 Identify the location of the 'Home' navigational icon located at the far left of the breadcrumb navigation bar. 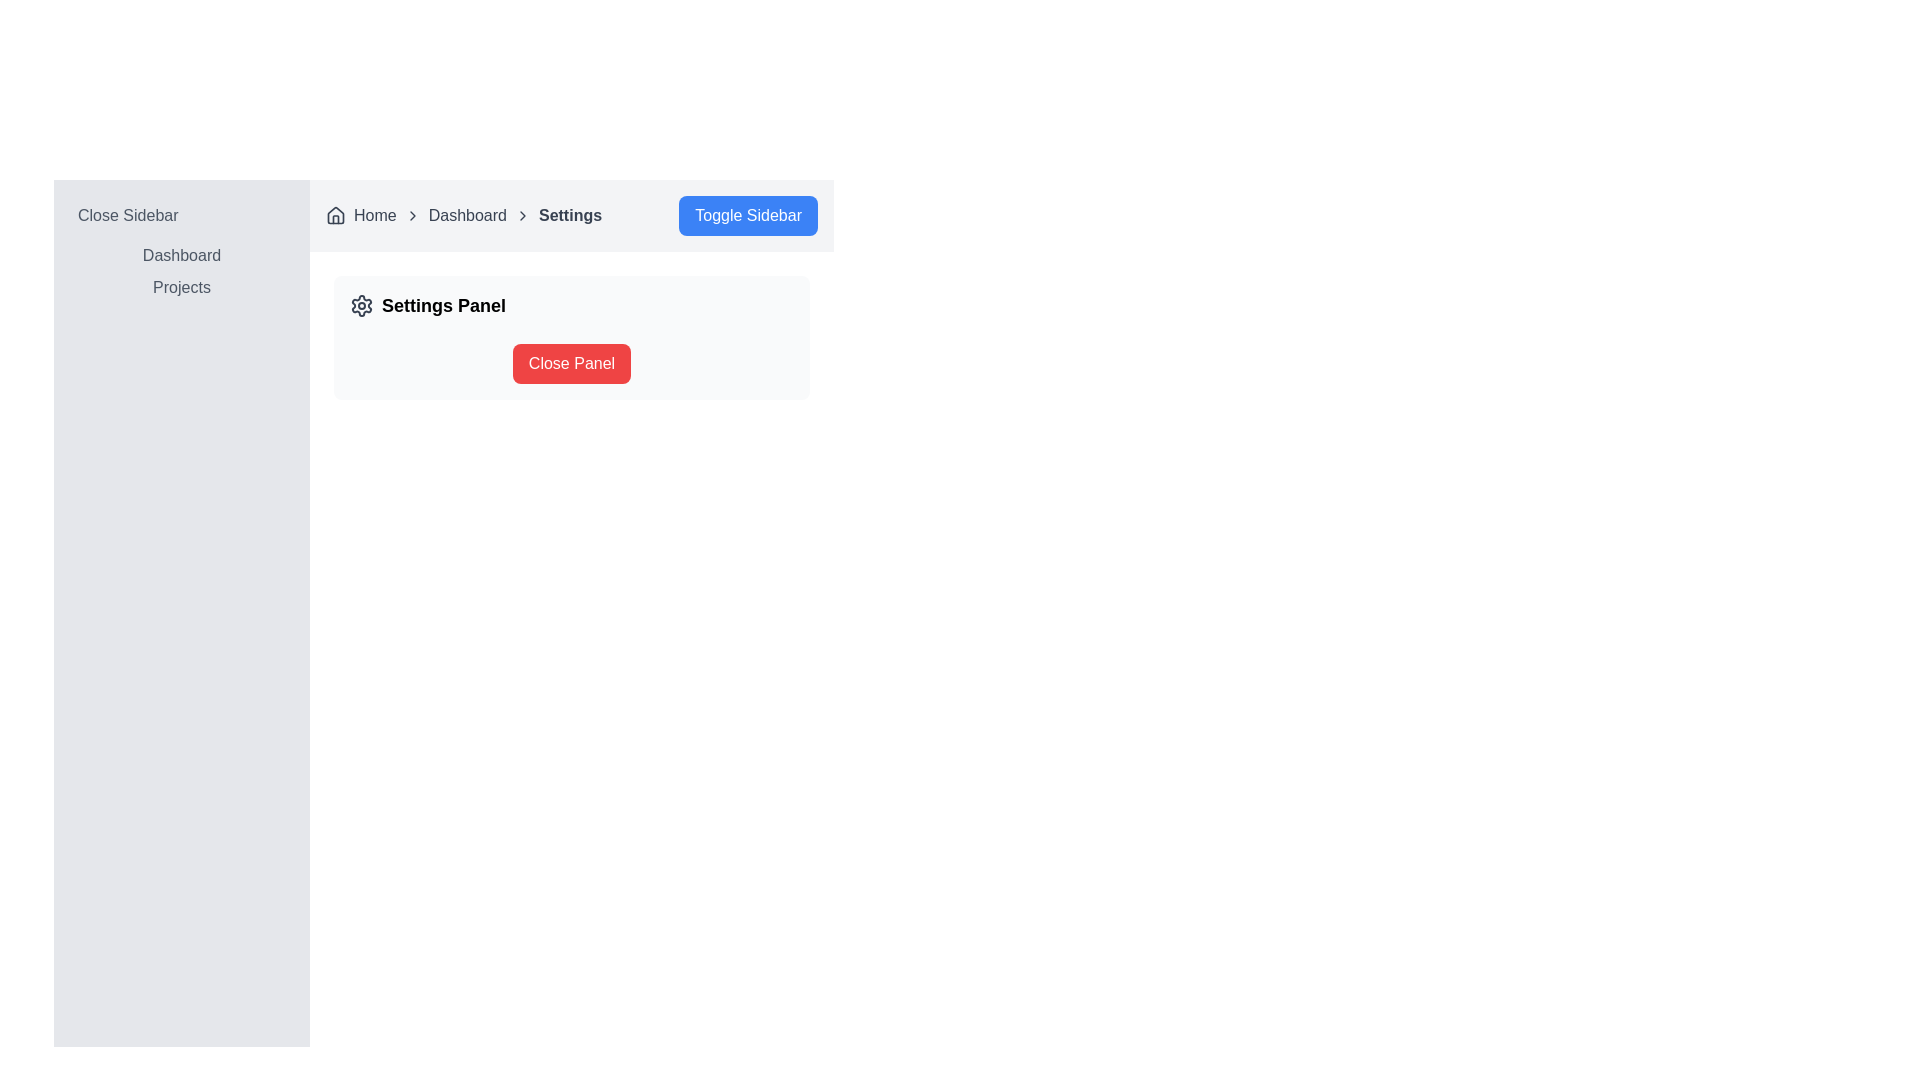
(336, 216).